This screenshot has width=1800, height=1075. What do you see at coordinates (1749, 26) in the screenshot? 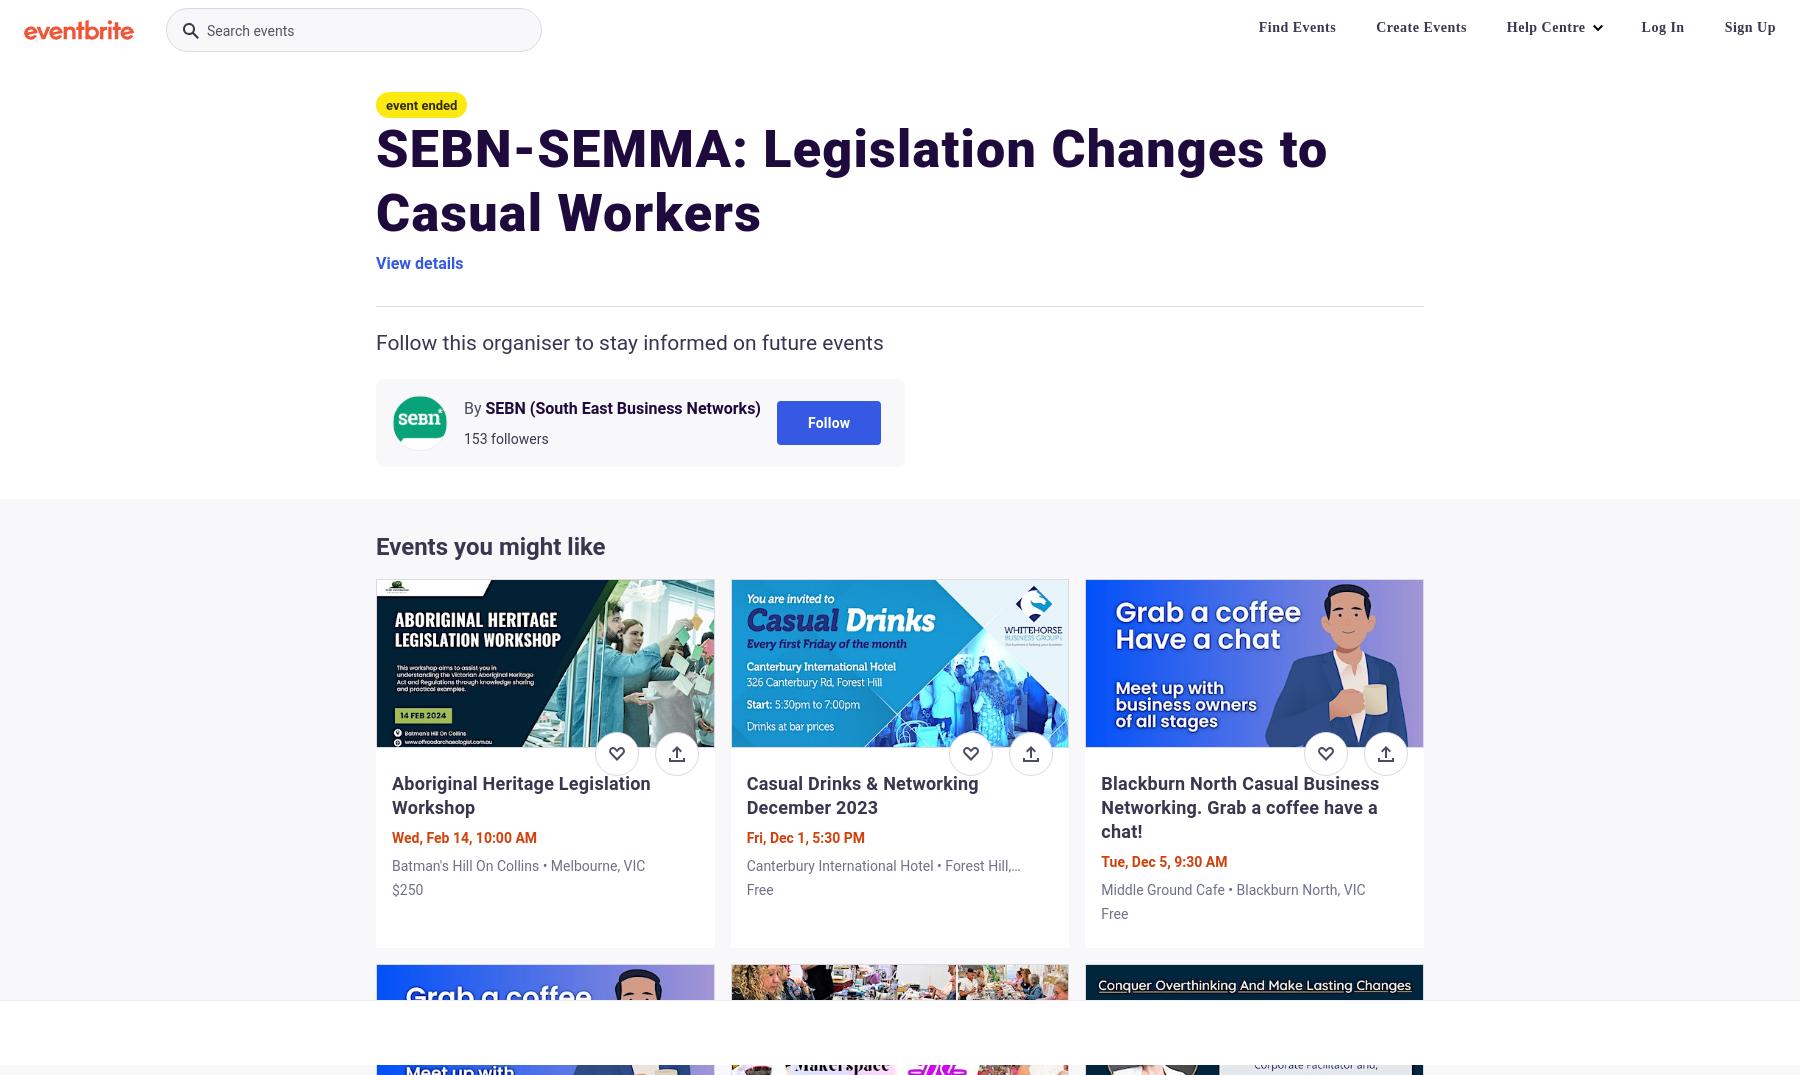
I see `'Sign Up'` at bounding box center [1749, 26].